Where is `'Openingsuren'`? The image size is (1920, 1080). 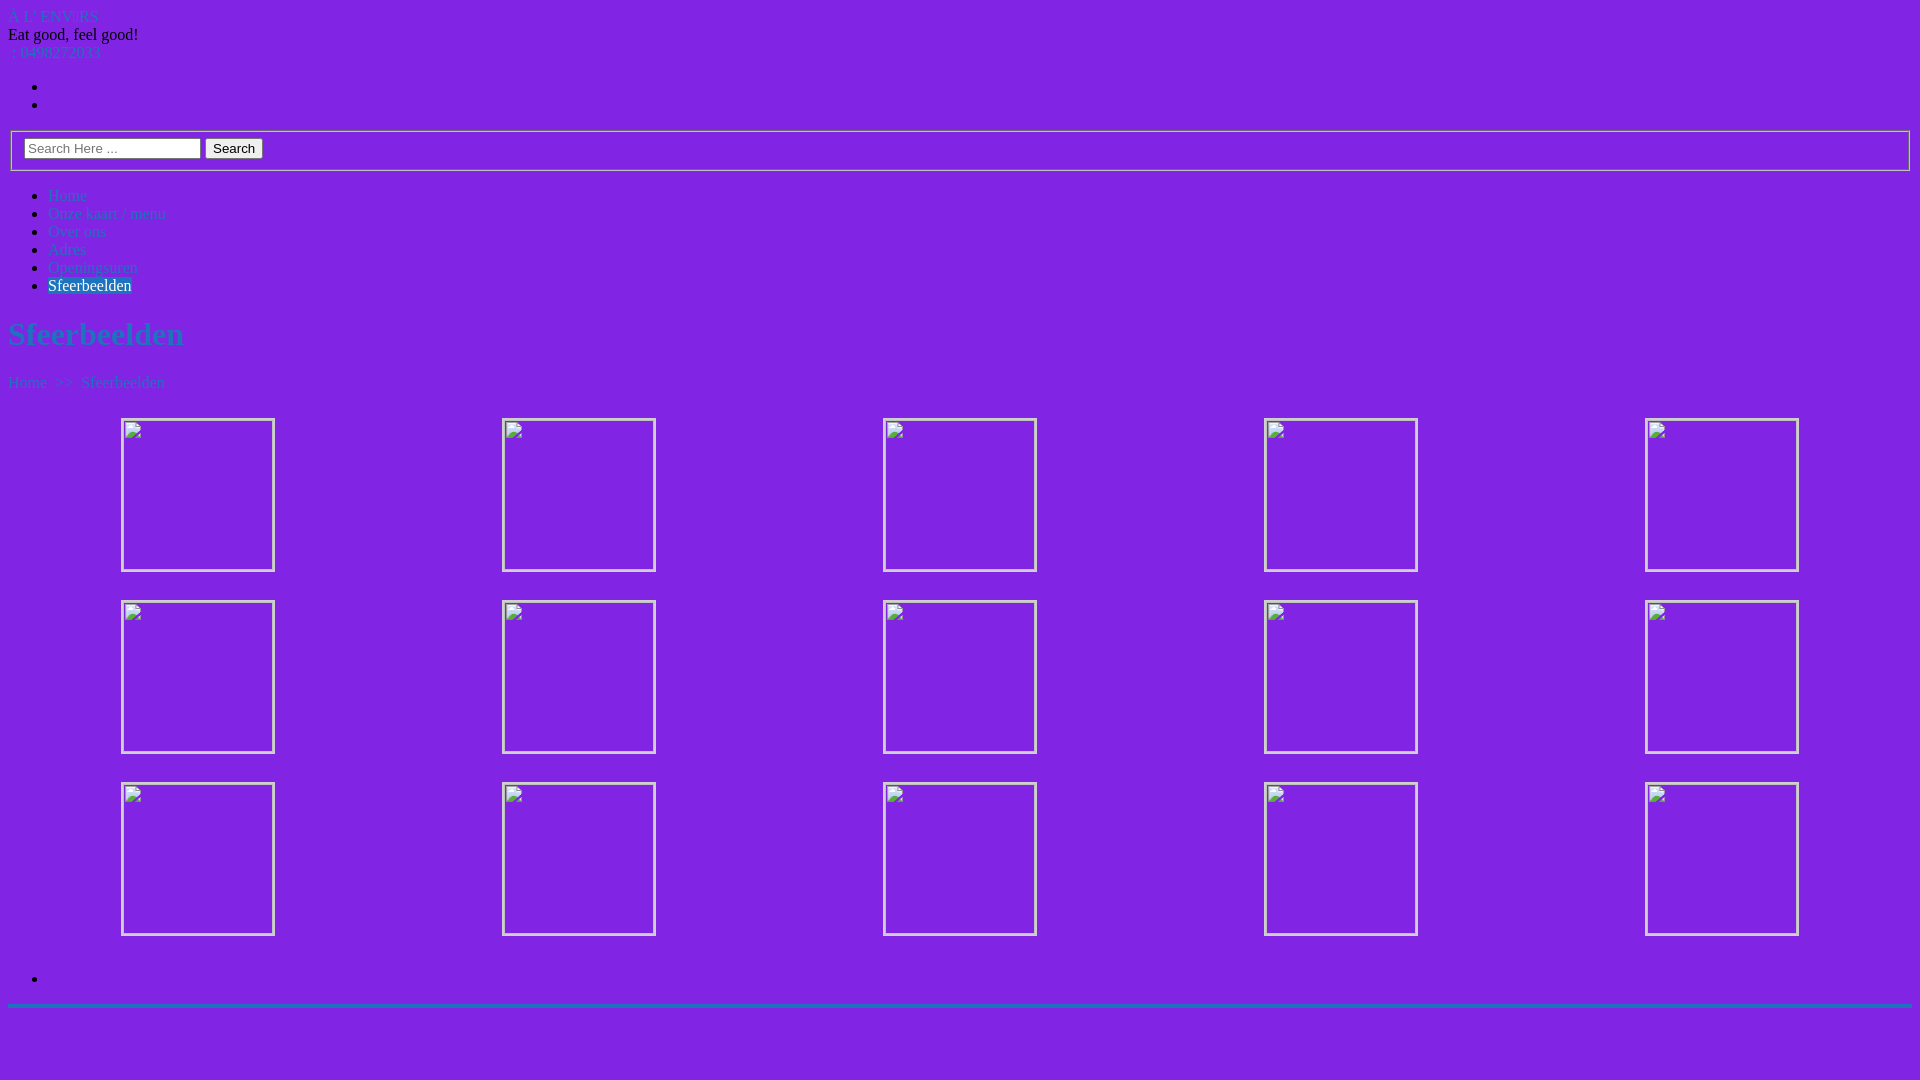 'Openingsuren' is located at coordinates (91, 266).